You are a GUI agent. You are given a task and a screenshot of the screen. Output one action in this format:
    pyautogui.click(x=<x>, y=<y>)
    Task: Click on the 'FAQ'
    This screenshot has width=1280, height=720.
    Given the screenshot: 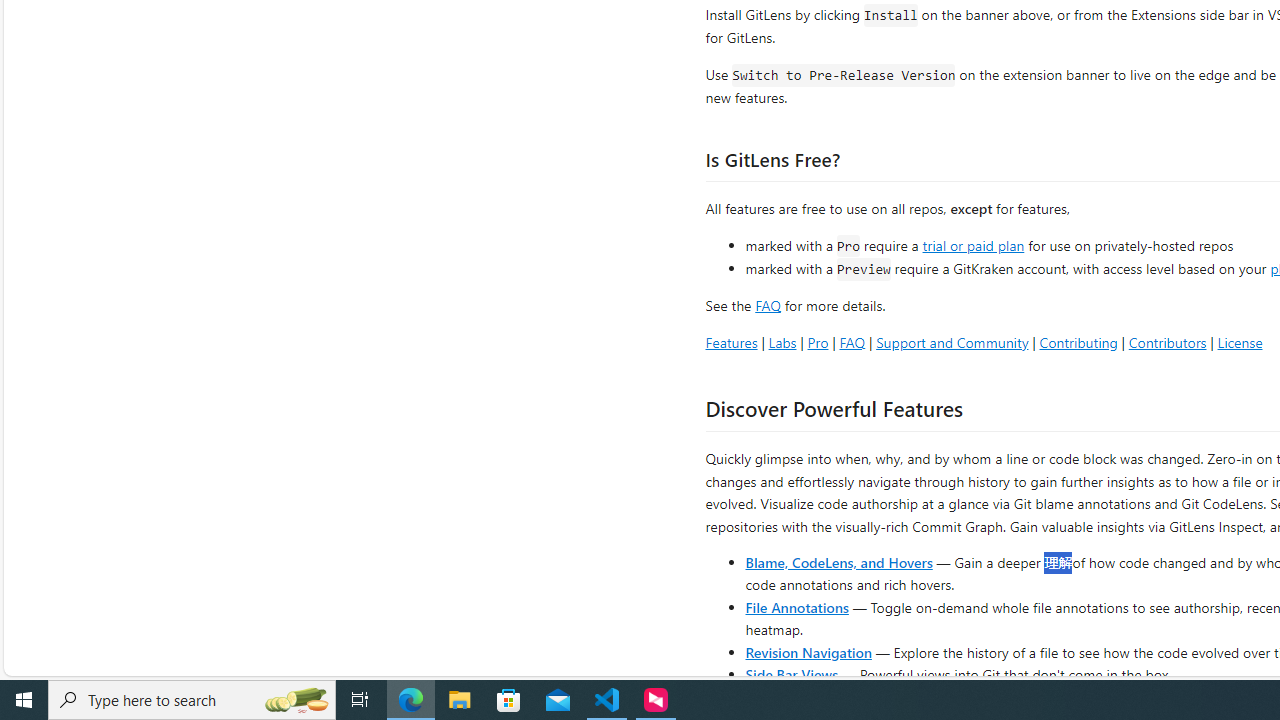 What is the action you would take?
    pyautogui.click(x=852, y=341)
    